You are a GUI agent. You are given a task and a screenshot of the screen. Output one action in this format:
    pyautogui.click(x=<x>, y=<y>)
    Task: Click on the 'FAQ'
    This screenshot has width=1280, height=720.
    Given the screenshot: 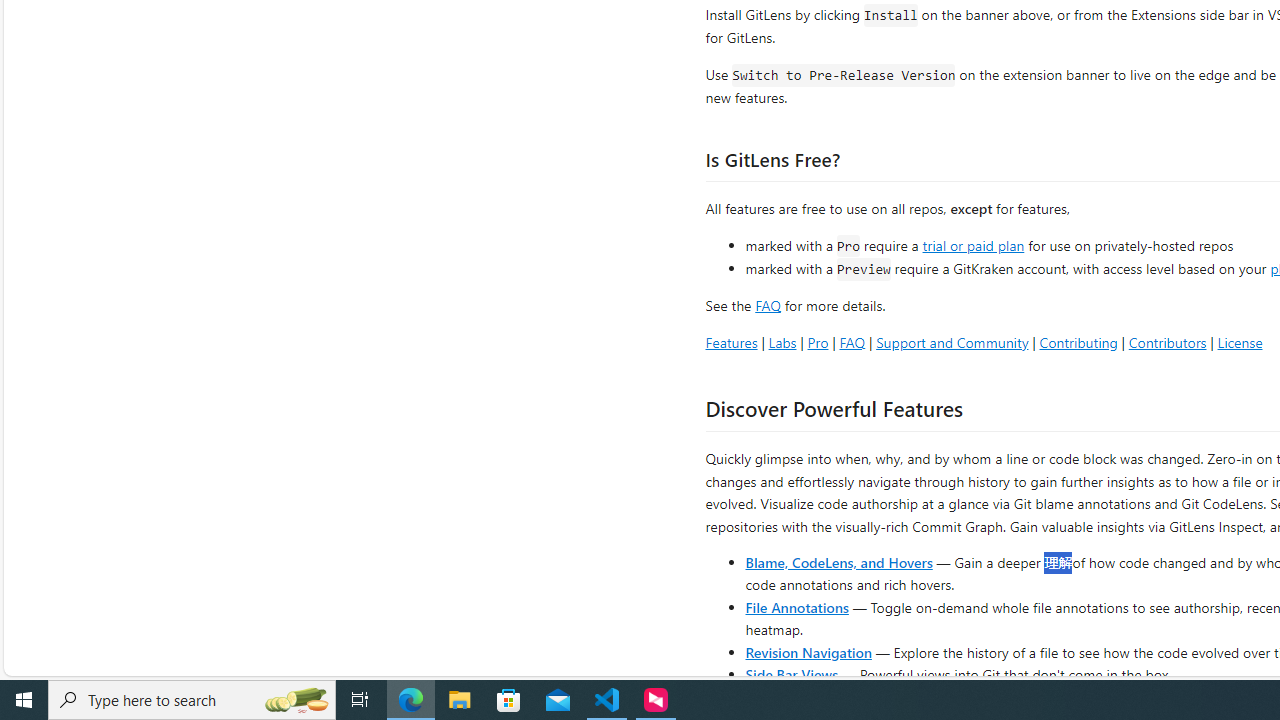 What is the action you would take?
    pyautogui.click(x=852, y=341)
    